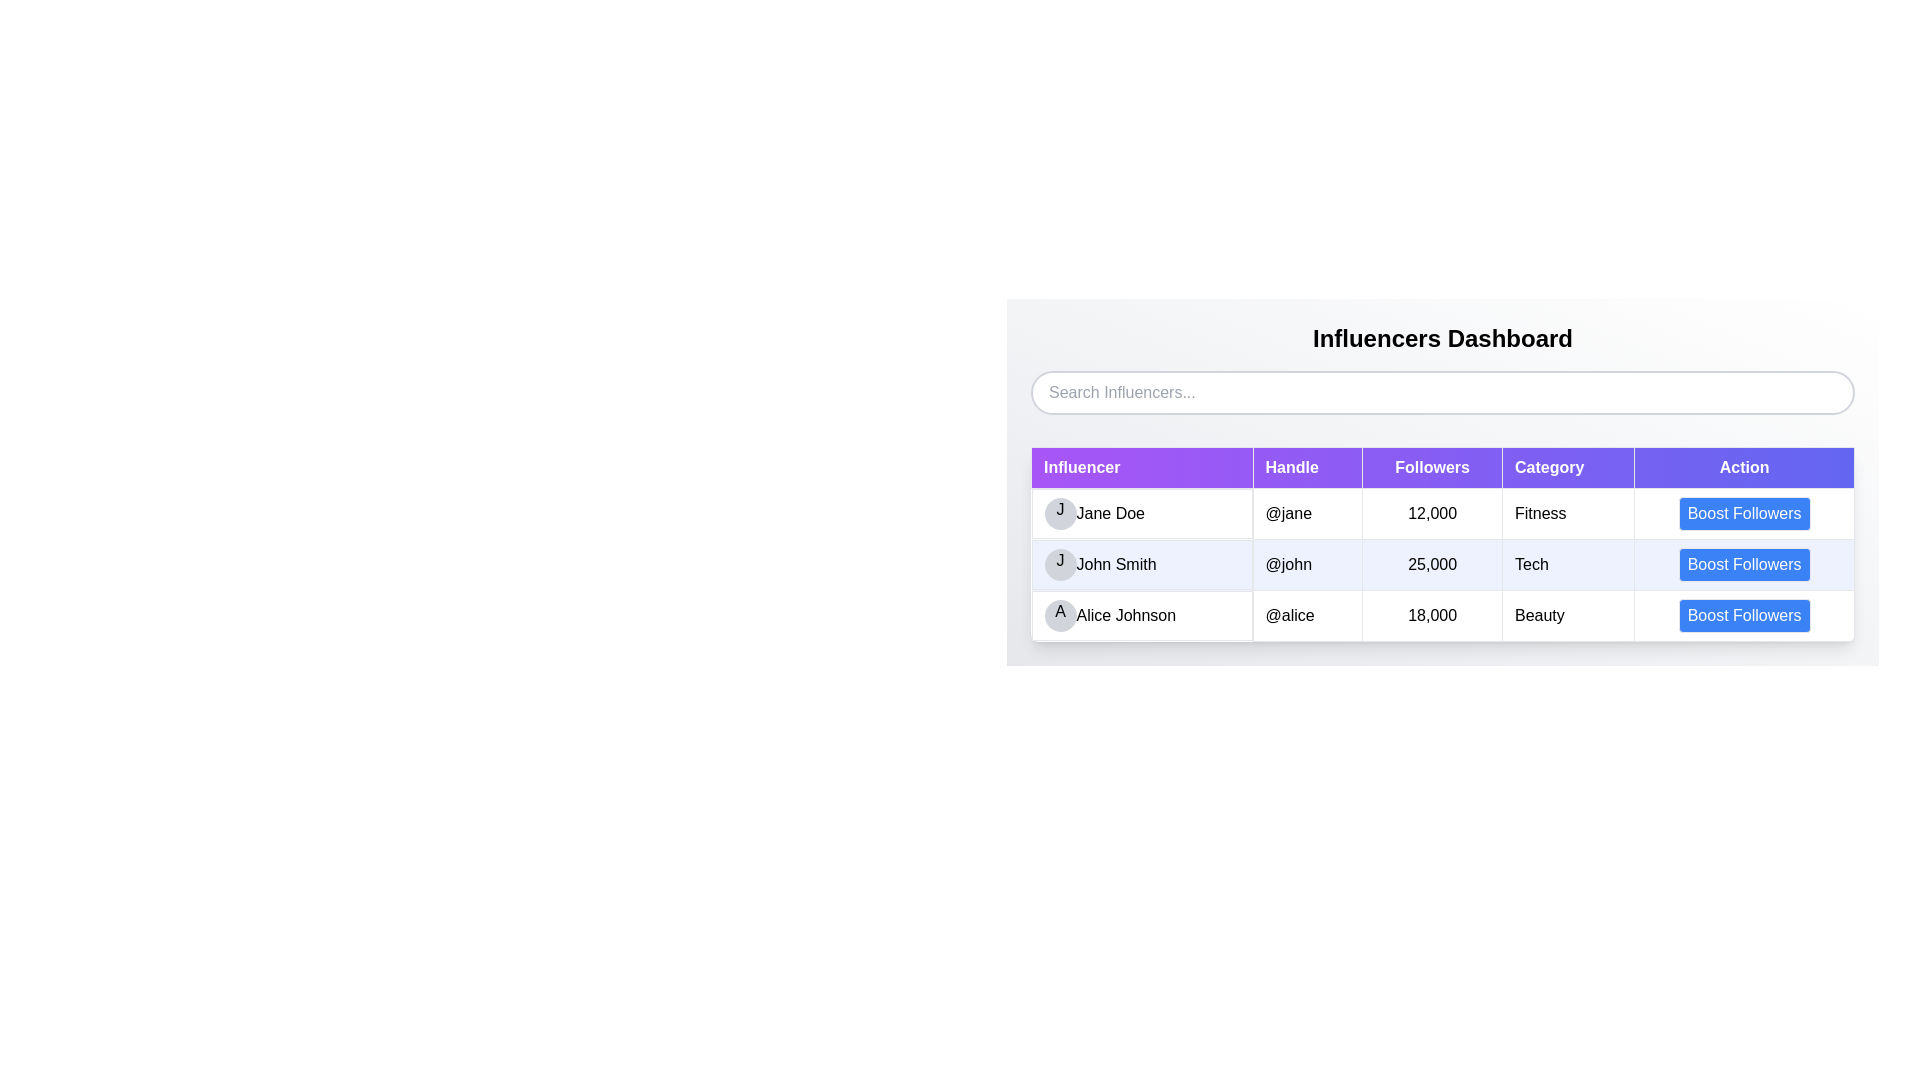 The height and width of the screenshot is (1080, 1920). Describe the element at coordinates (1059, 564) in the screenshot. I see `the Avatar placeholder, which is a circular badge with a gray background and a centered letter 'J', located at the left of the row containing the name 'John Smith'` at that location.